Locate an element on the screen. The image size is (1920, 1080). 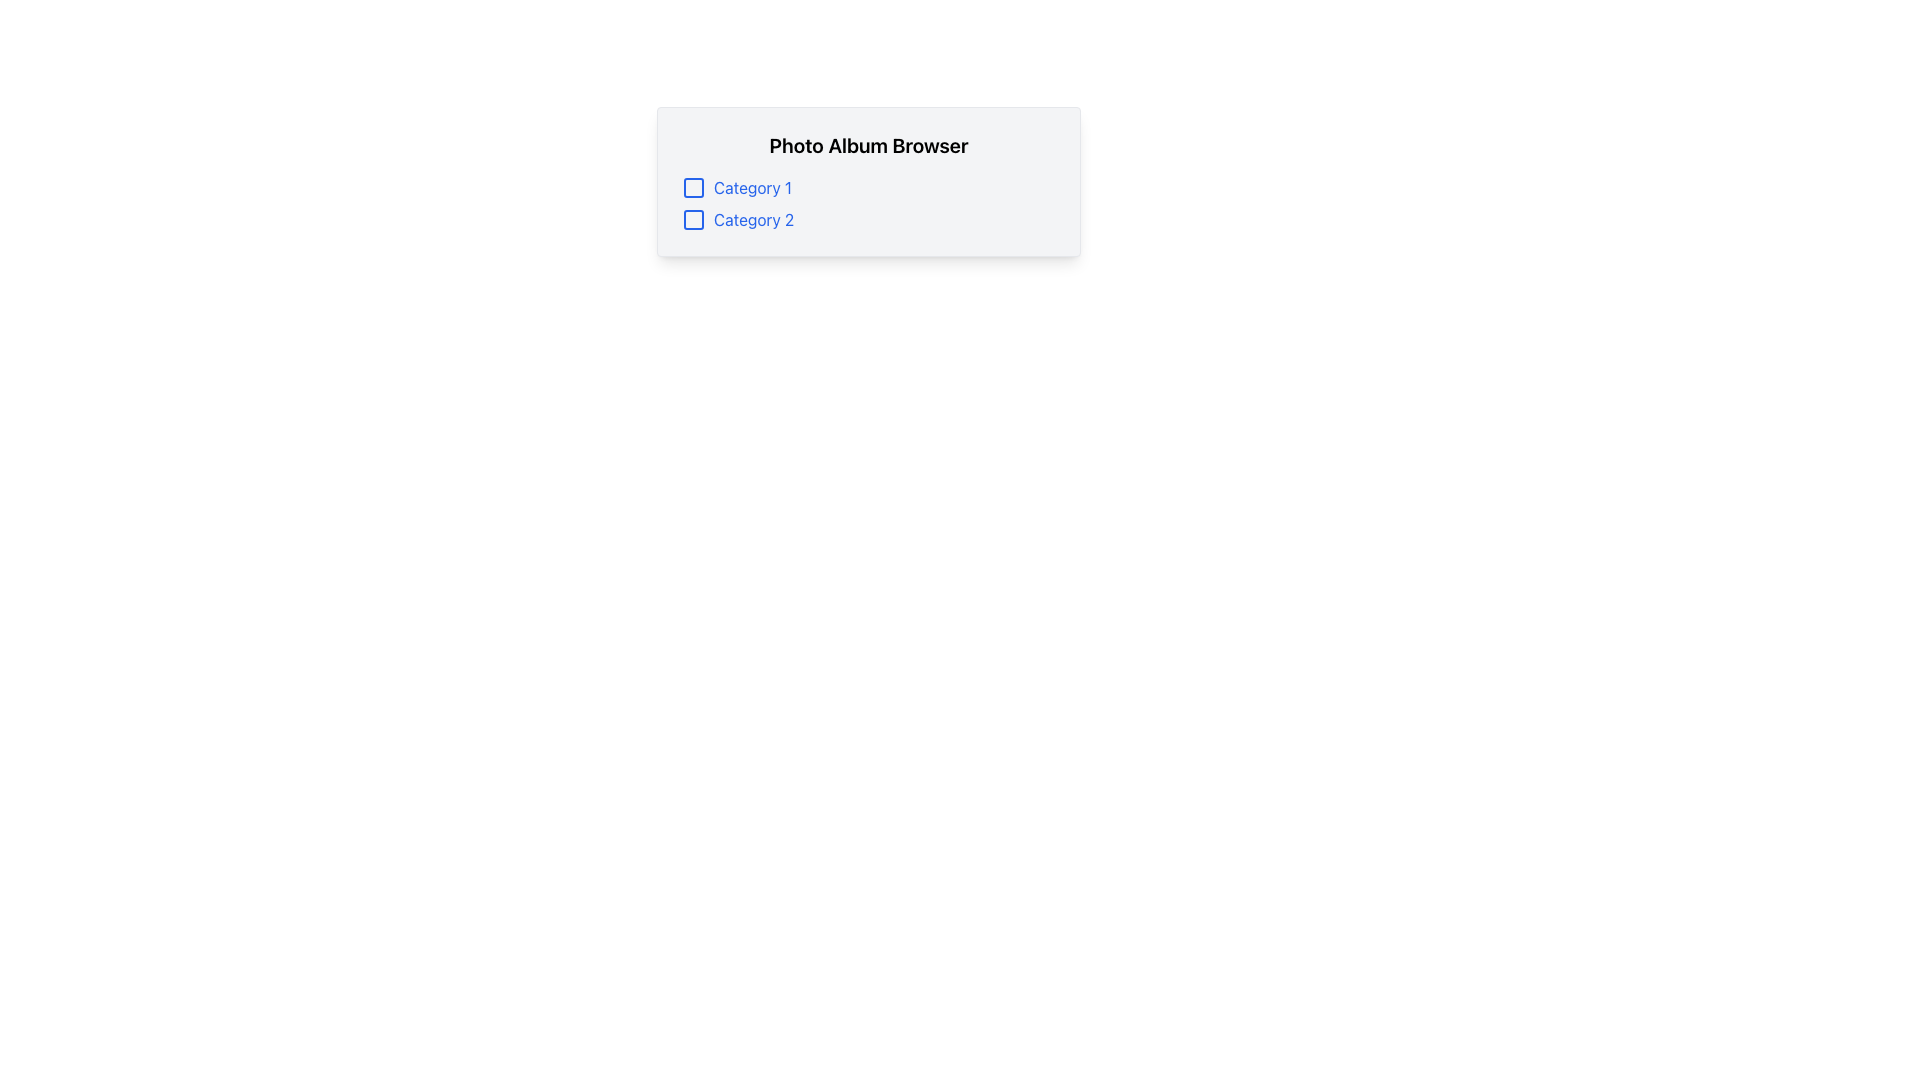
the static text header that serves as the title for the section listing categories or options related to photo albums is located at coordinates (868, 145).